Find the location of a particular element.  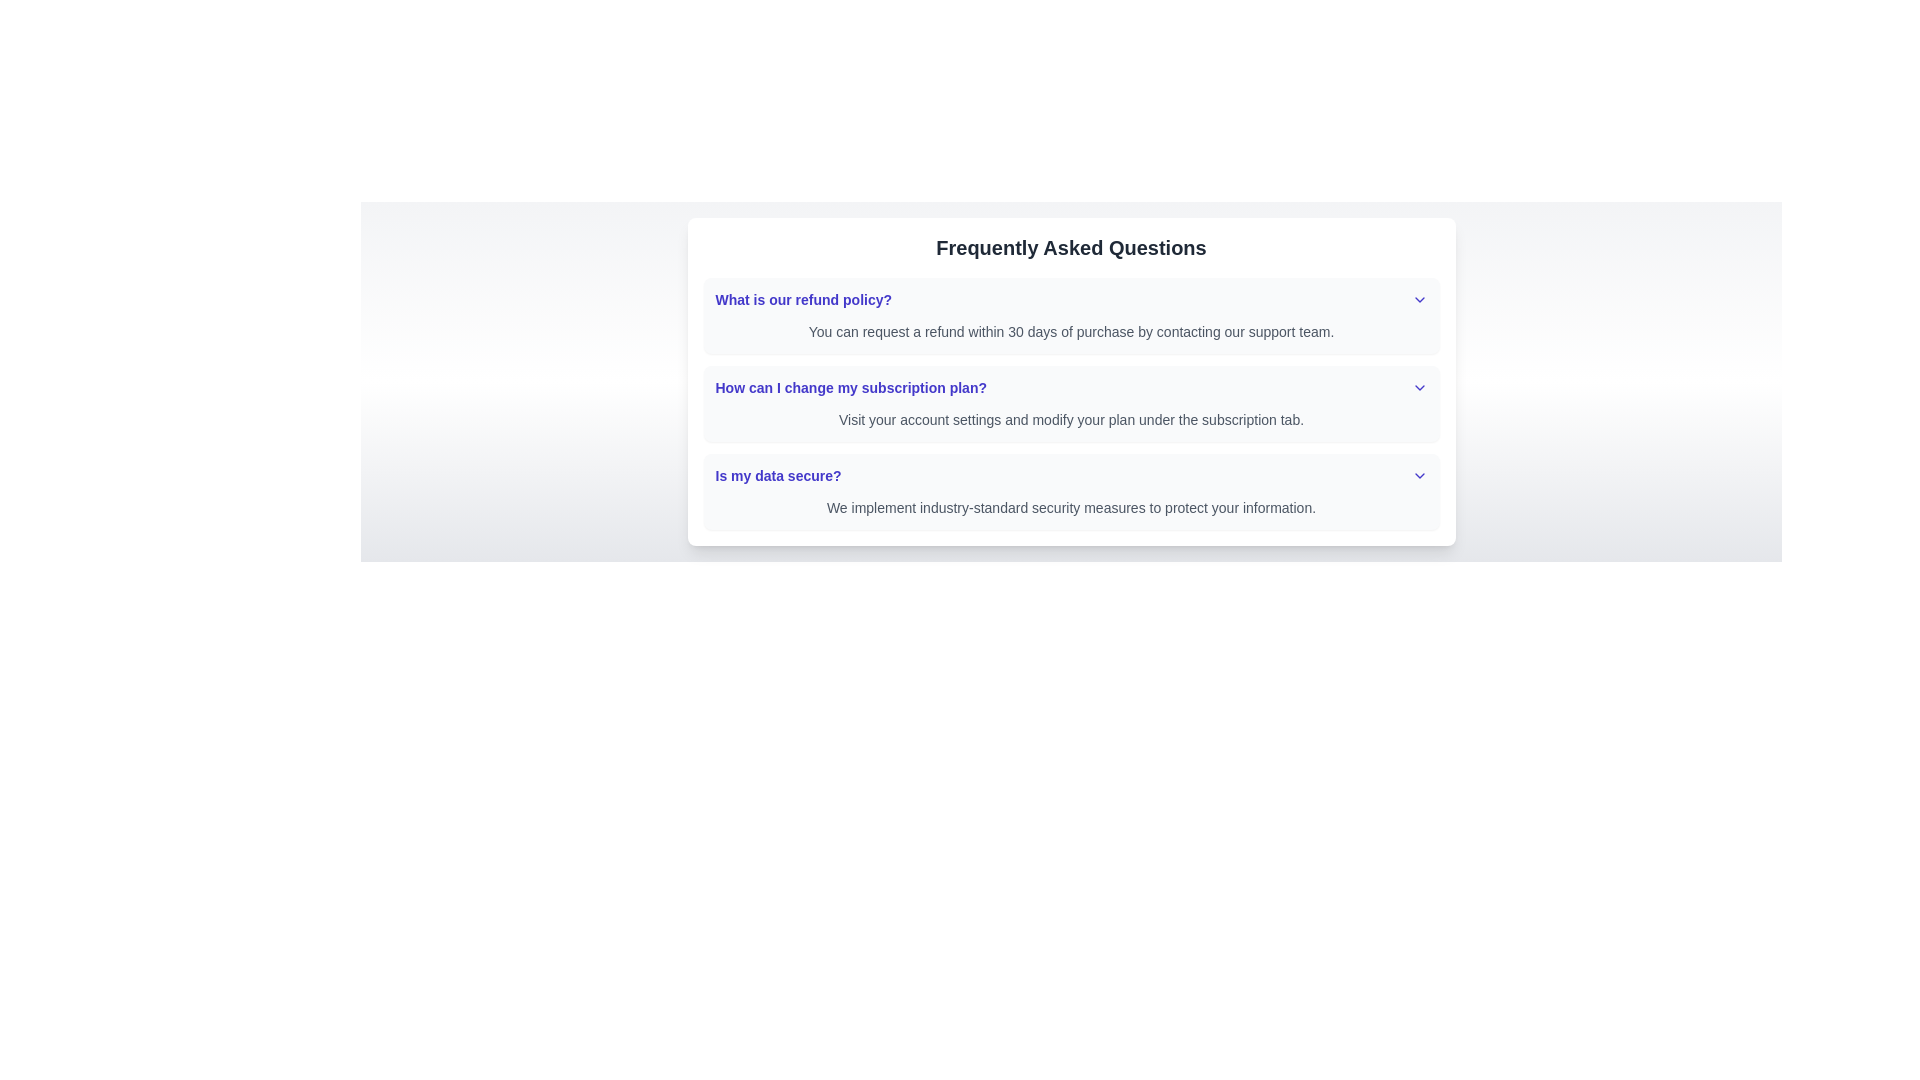

question 'Is my data secure?' and the corresponding answer 'We implement industry-standard security measures to protect your information.' from the third entry in the Collapsible FAQ section under the blue title 'Frequently Asked Questions' is located at coordinates (1070, 492).